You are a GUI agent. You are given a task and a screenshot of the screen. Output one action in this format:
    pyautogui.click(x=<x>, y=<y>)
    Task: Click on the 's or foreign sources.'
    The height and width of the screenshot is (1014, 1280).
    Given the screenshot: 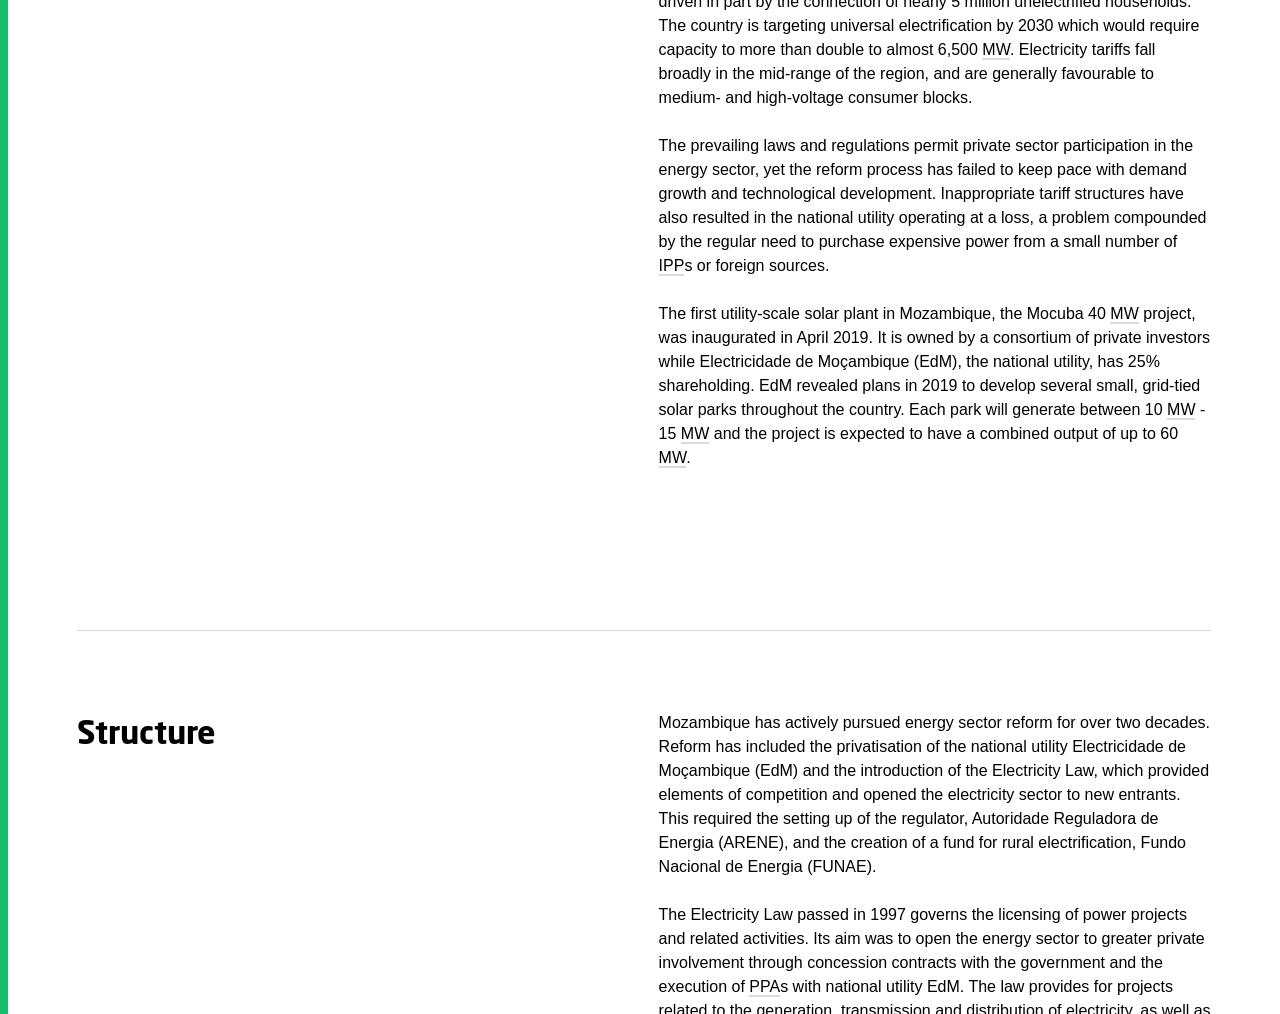 What is the action you would take?
    pyautogui.click(x=684, y=265)
    